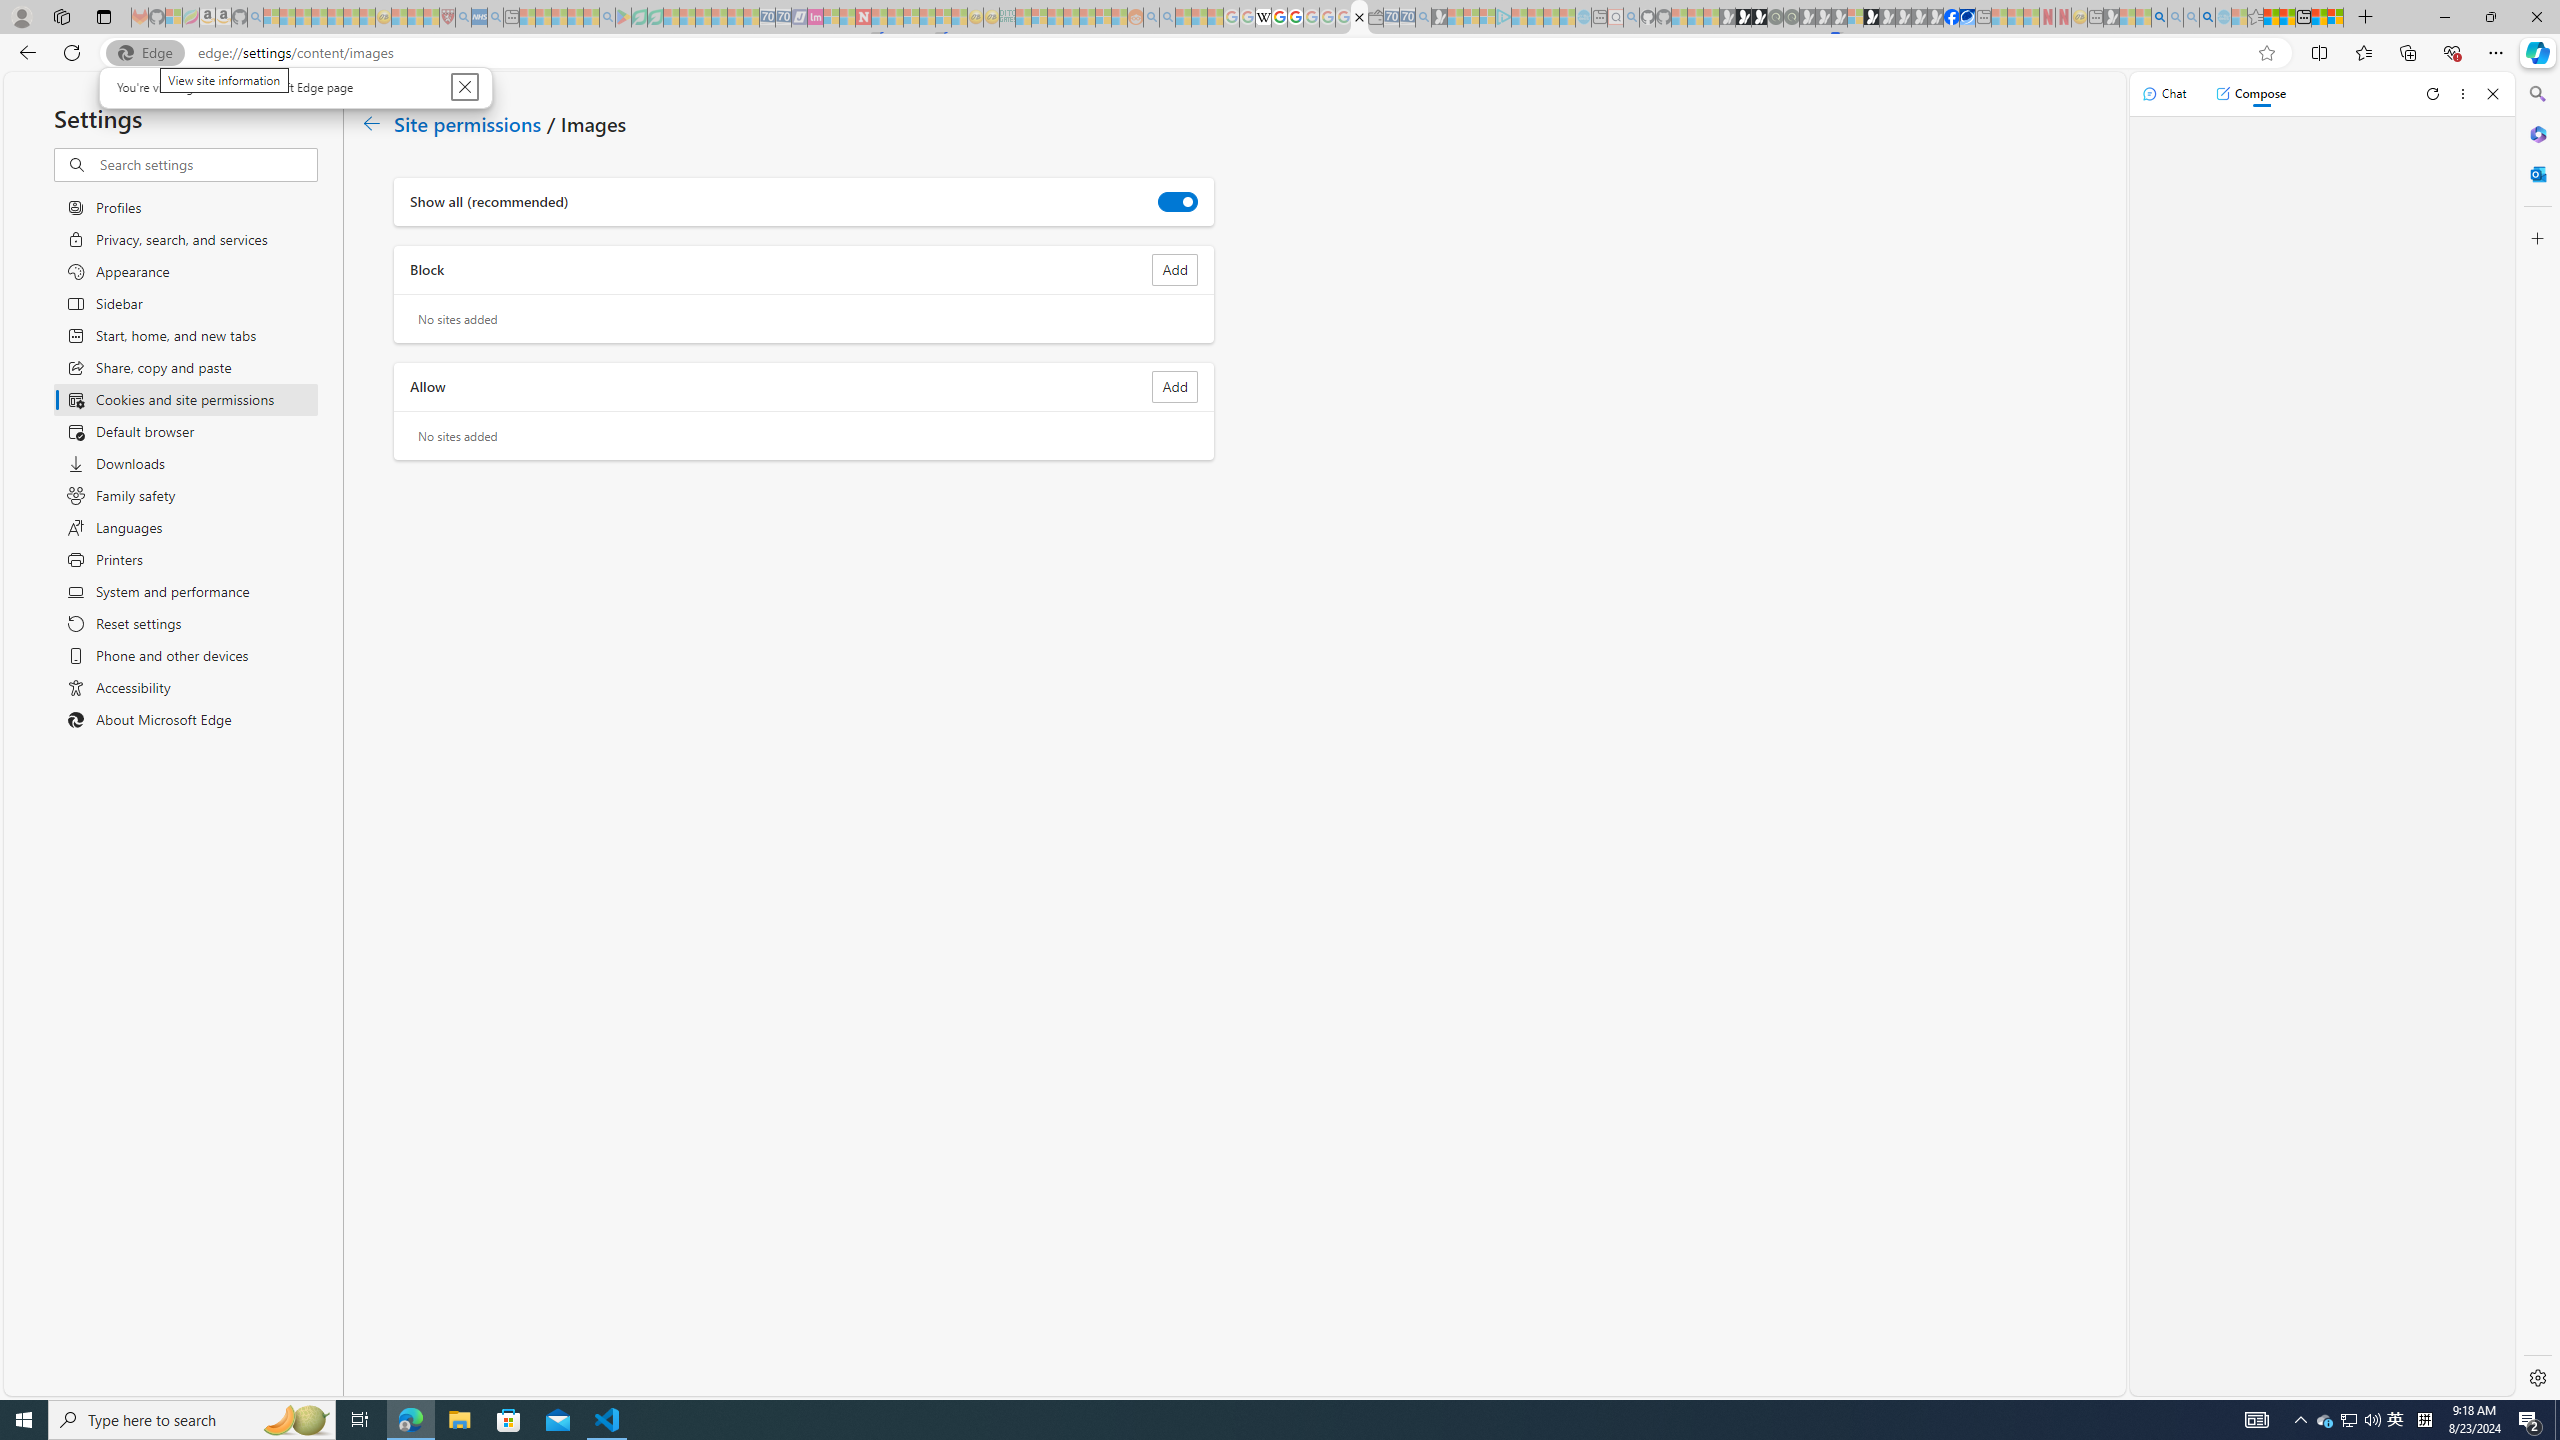 The width and height of the screenshot is (2560, 1440). Describe the element at coordinates (1174, 386) in the screenshot. I see `'Add site to Allow list'` at that location.